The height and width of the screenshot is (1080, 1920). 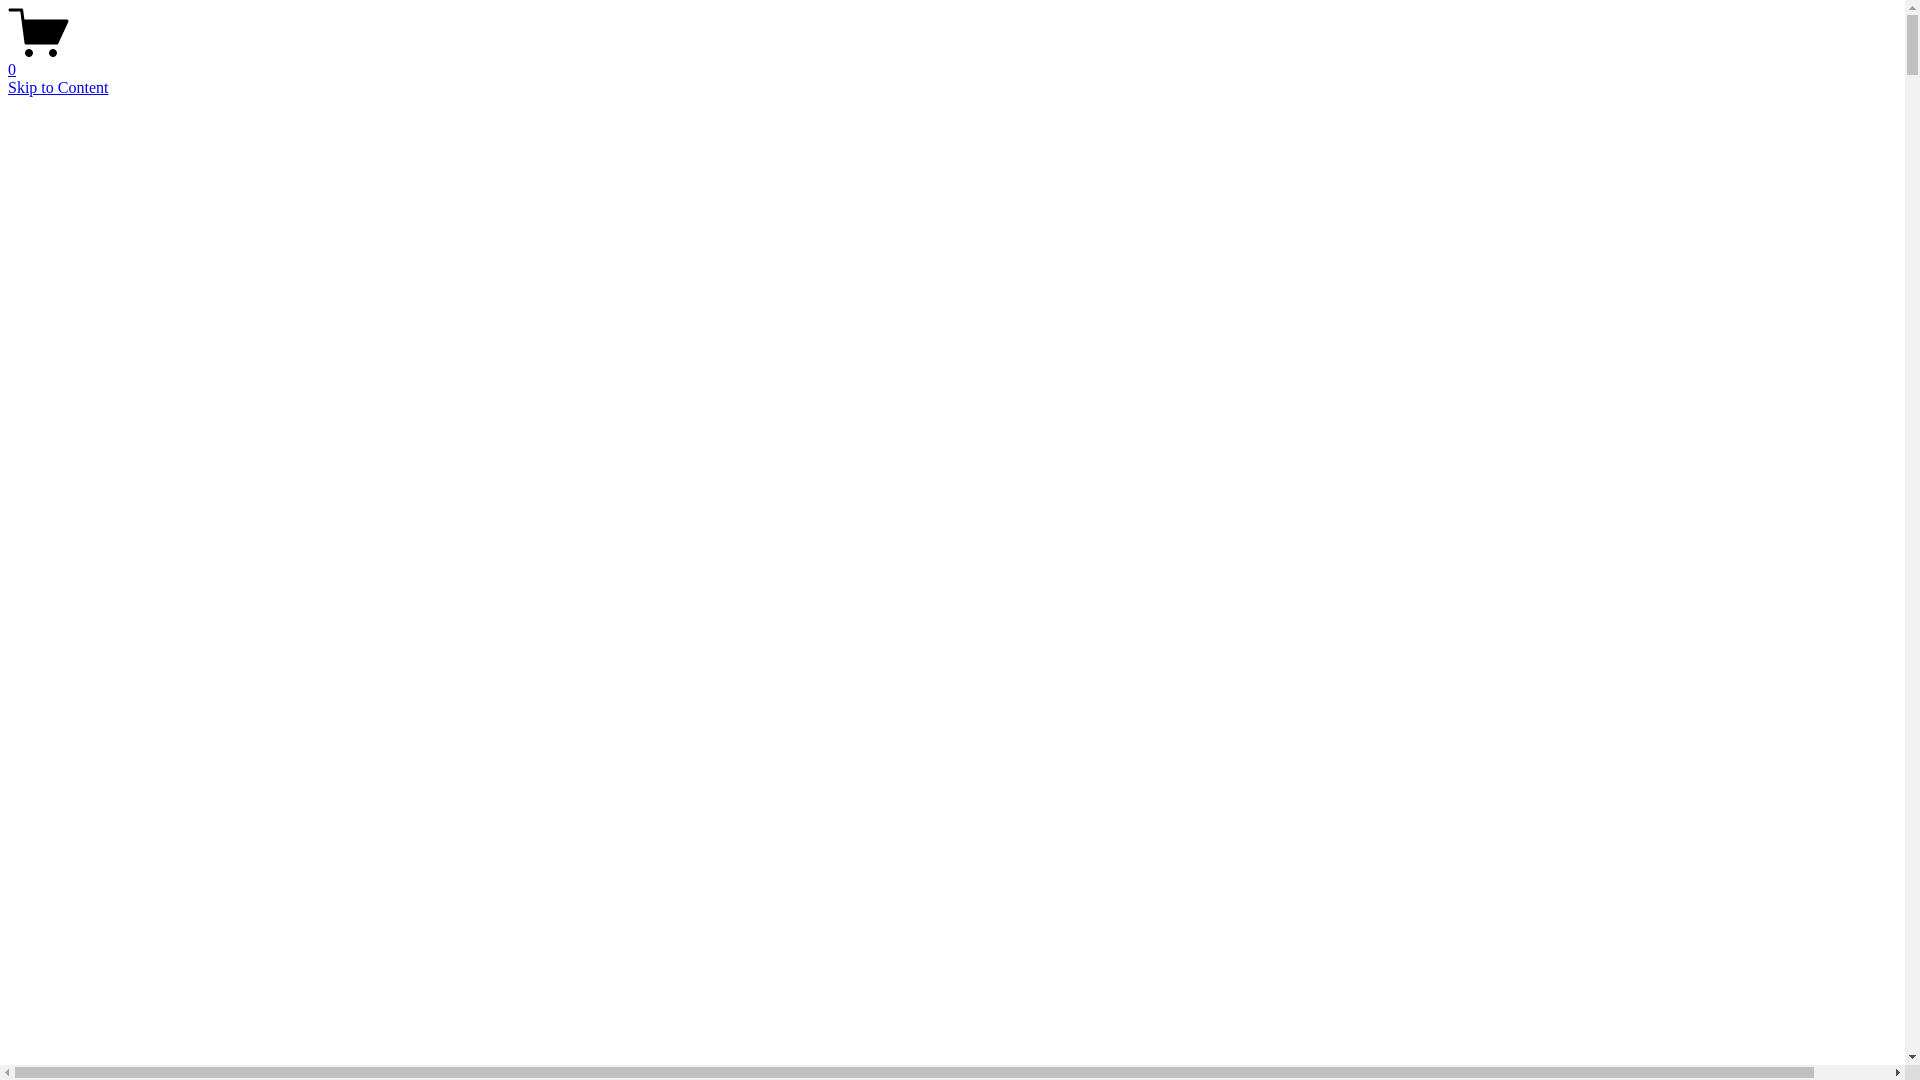 What do you see at coordinates (8, 60) in the screenshot?
I see `'0'` at bounding box center [8, 60].